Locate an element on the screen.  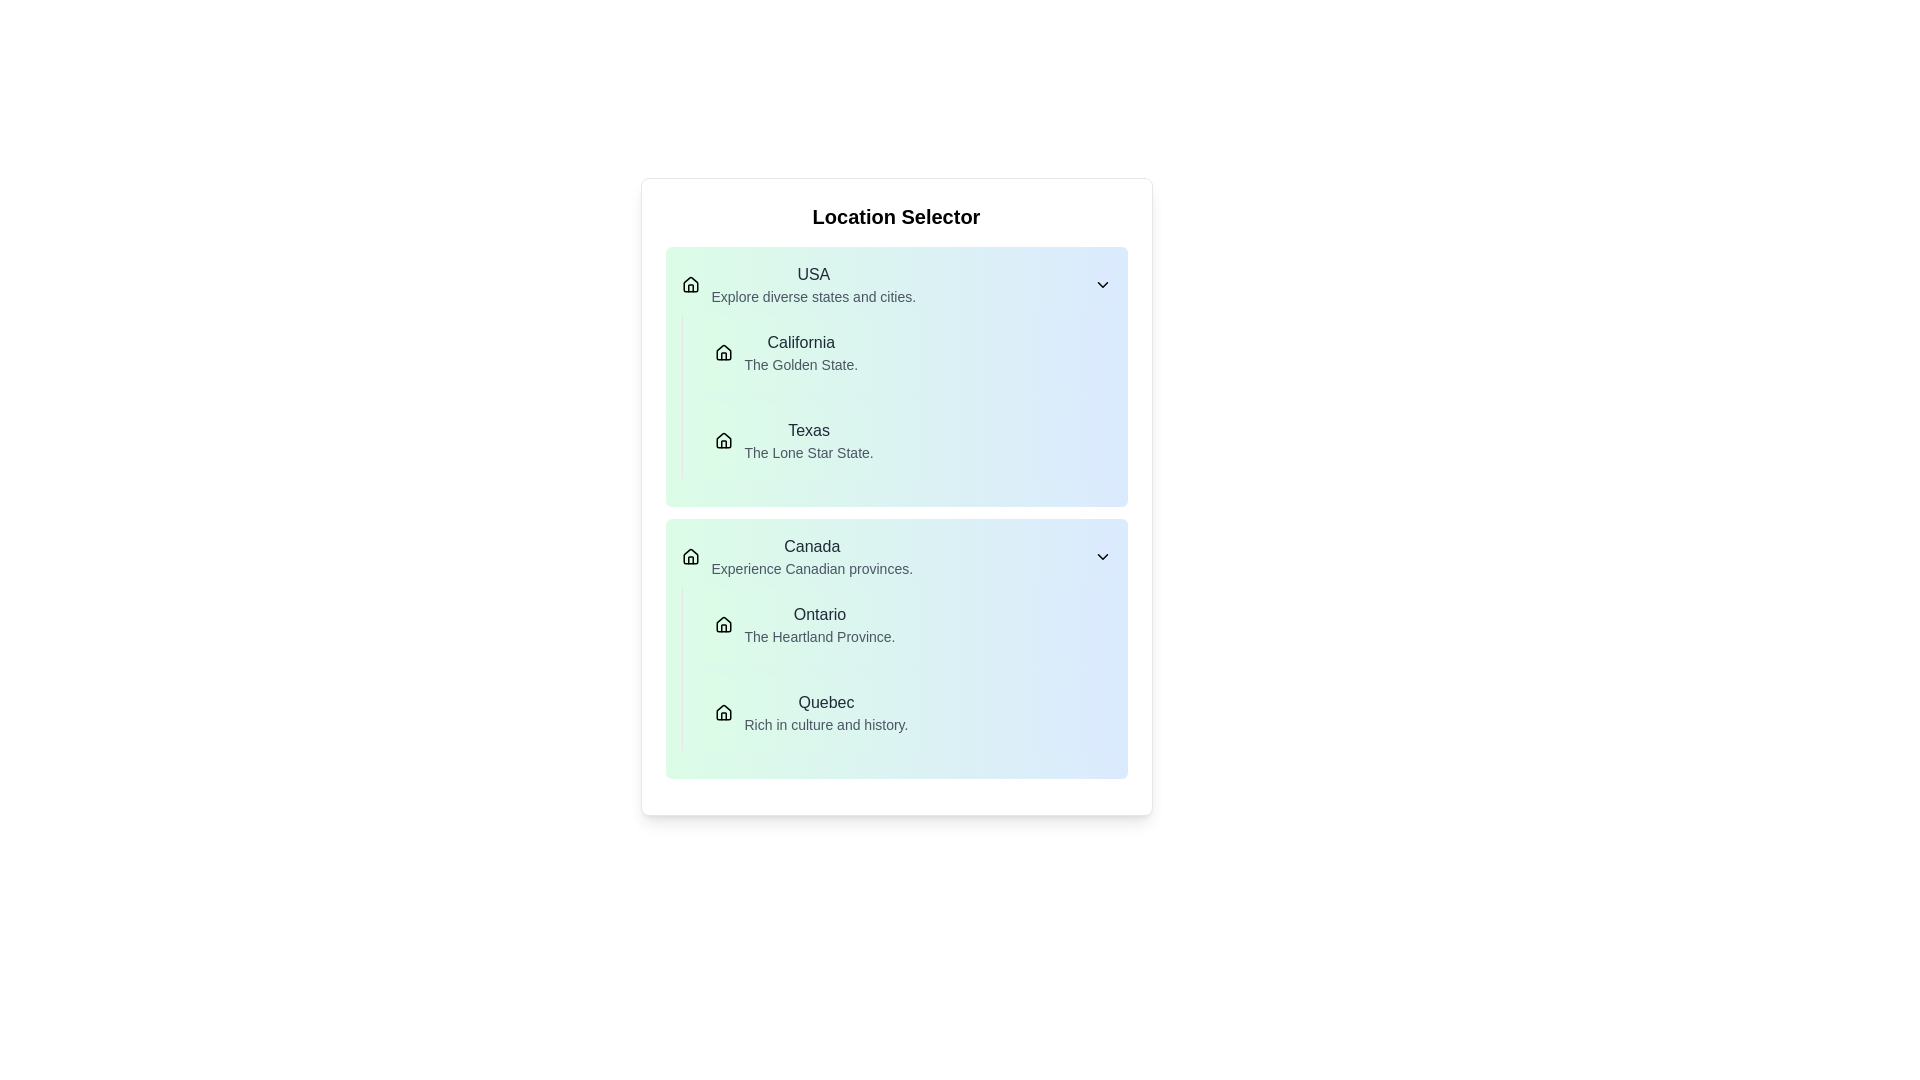
the static text label representing the geographic region 'Canada' which is the first item in the second major group of the list is located at coordinates (812, 547).